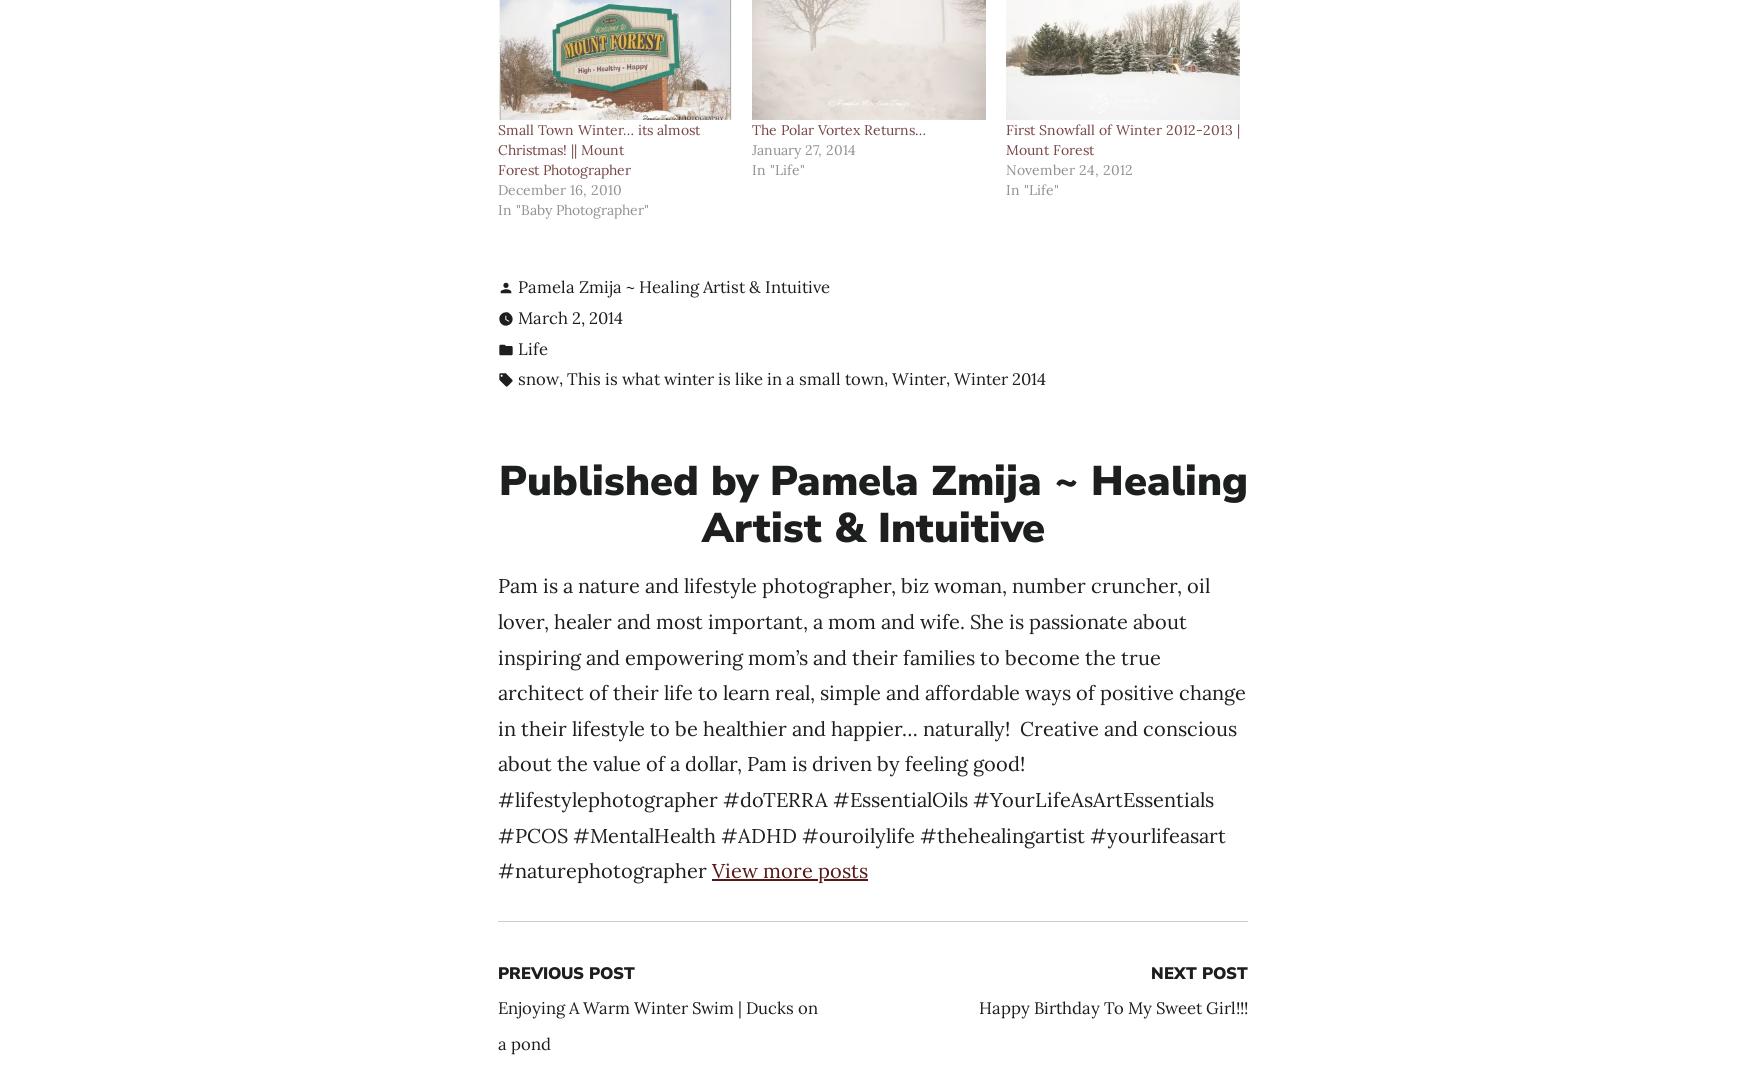 This screenshot has width=1746, height=1067. I want to click on 'Pam is a nature and lifestyle photographer, biz woman, number cruncher, oil lover, healer and most important, a mom and wife. She is passionate about inspiring and empowering mom’s and their families to become the true architect of their life to learn real, simple and affordable ways of positive change in their lifestyle to be healthier and happier… naturally!  Creative and conscious about the value of a dollar, Pam is driven by feeling good!   #lifestylephotographer #doTERRA #EssentialOils #YourLifeAsArtEssentials  #PCOS #MentalHealth #ADHD #ouroilylife #thehealingartist #yourlifeasart #naturephotographer', so click(871, 727).